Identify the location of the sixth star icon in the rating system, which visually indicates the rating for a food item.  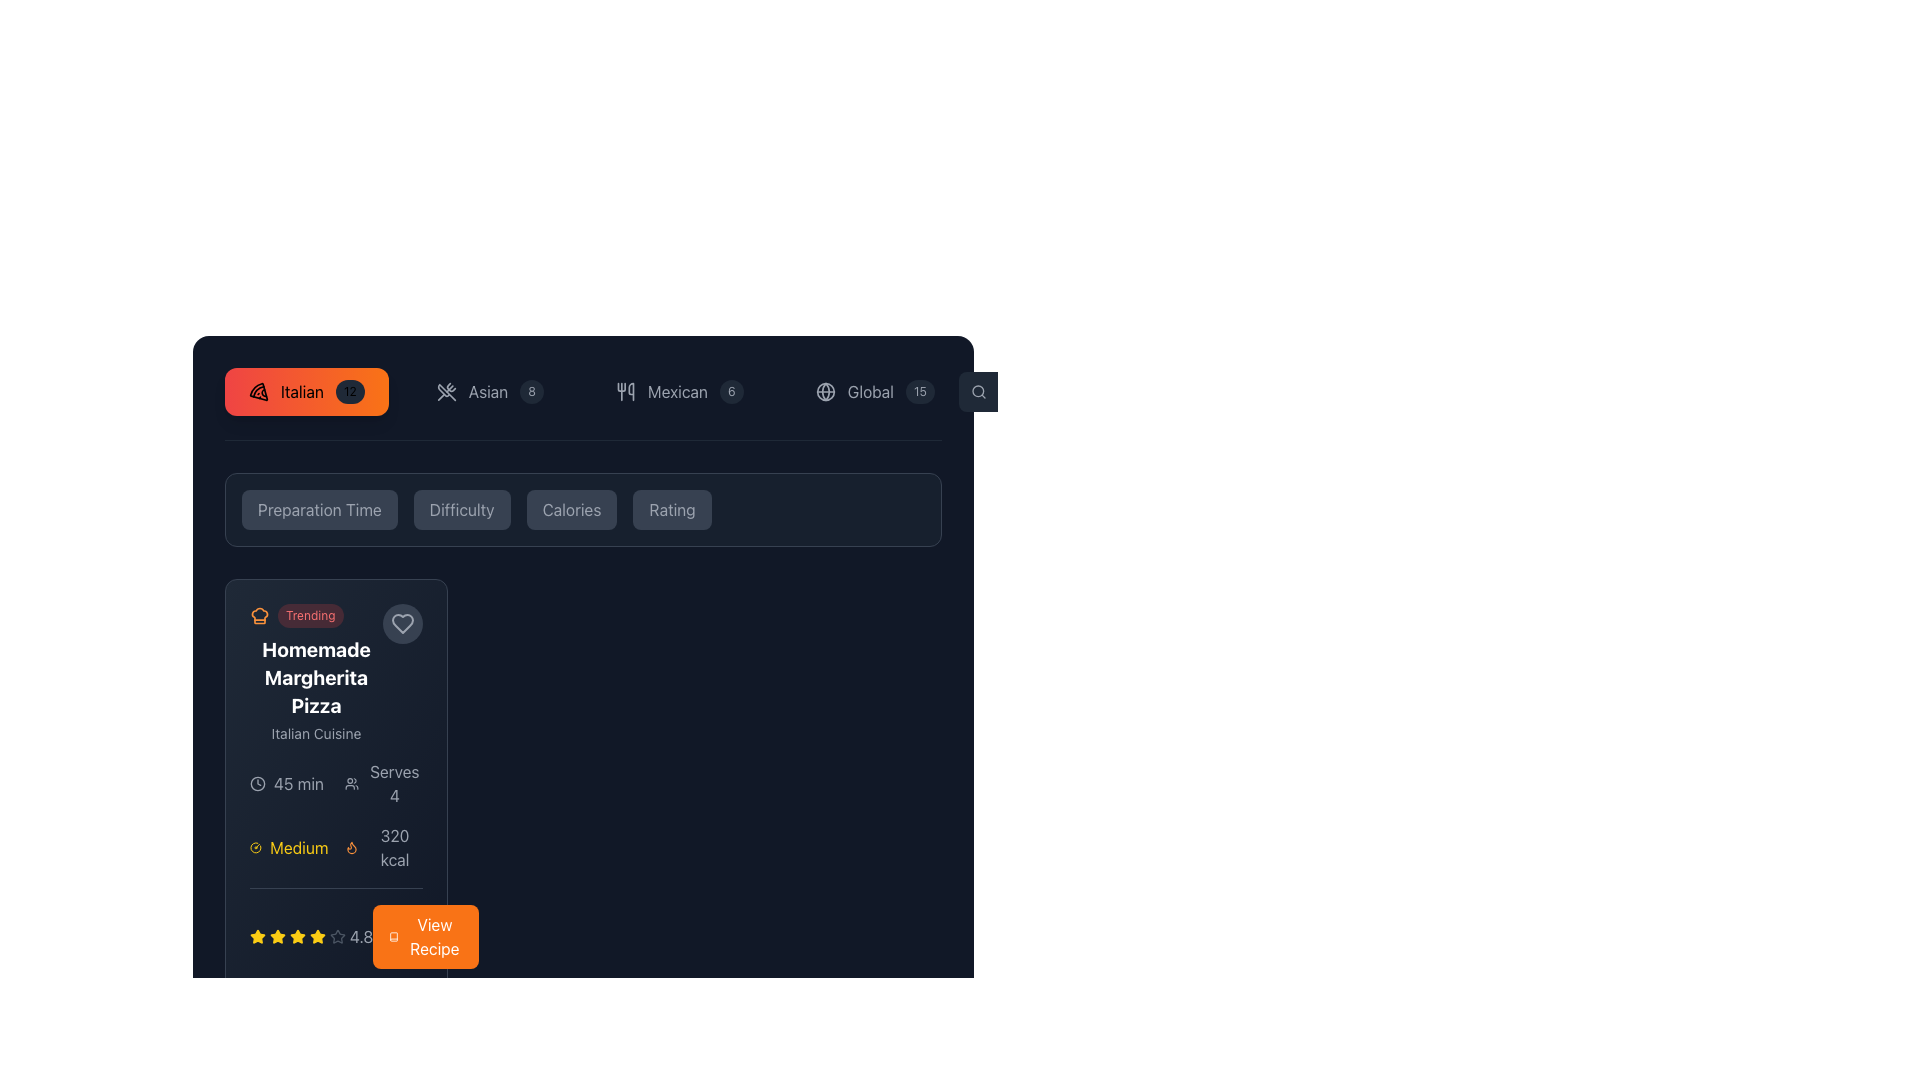
(316, 937).